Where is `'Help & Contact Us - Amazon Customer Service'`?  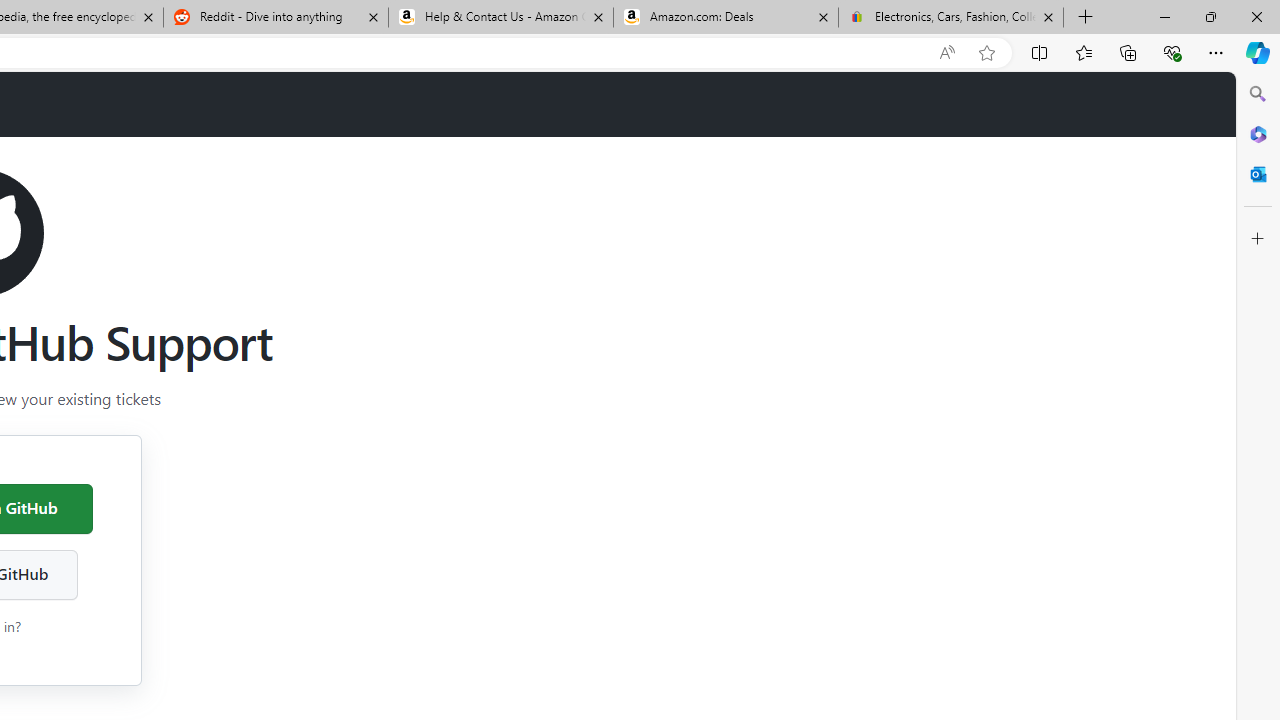 'Help & Contact Us - Amazon Customer Service' is located at coordinates (501, 17).